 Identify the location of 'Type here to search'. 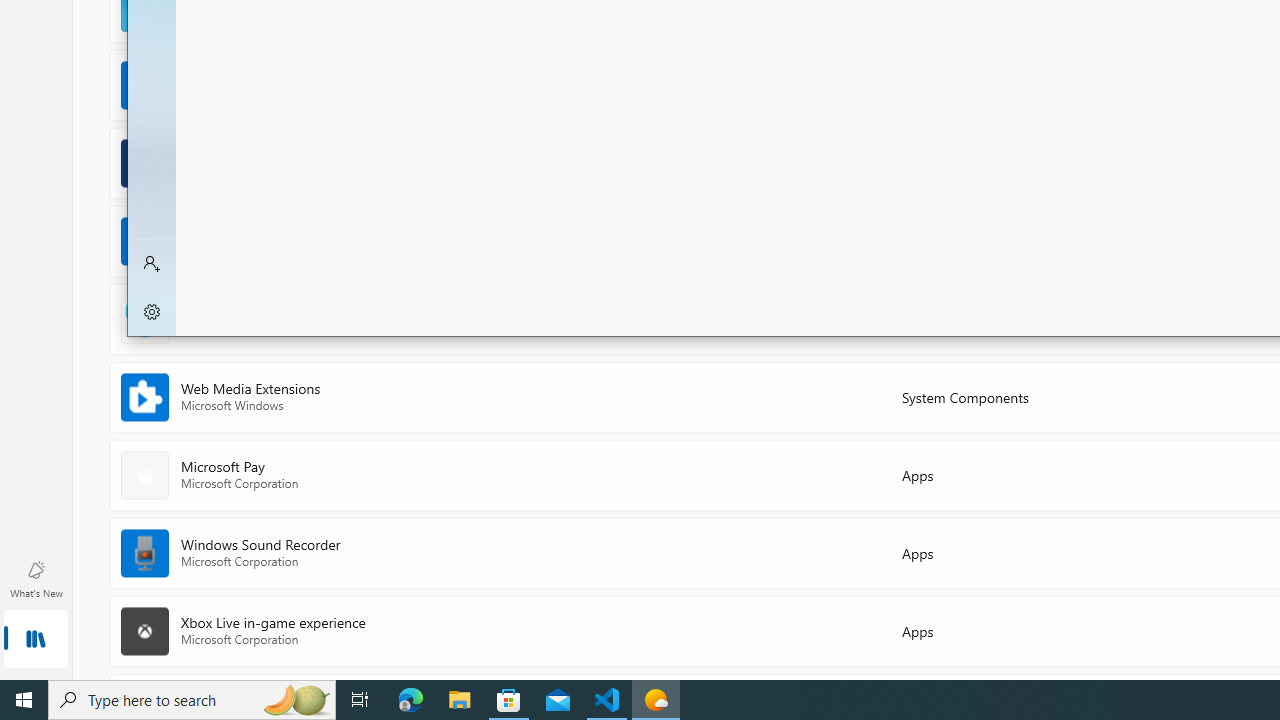
(192, 698).